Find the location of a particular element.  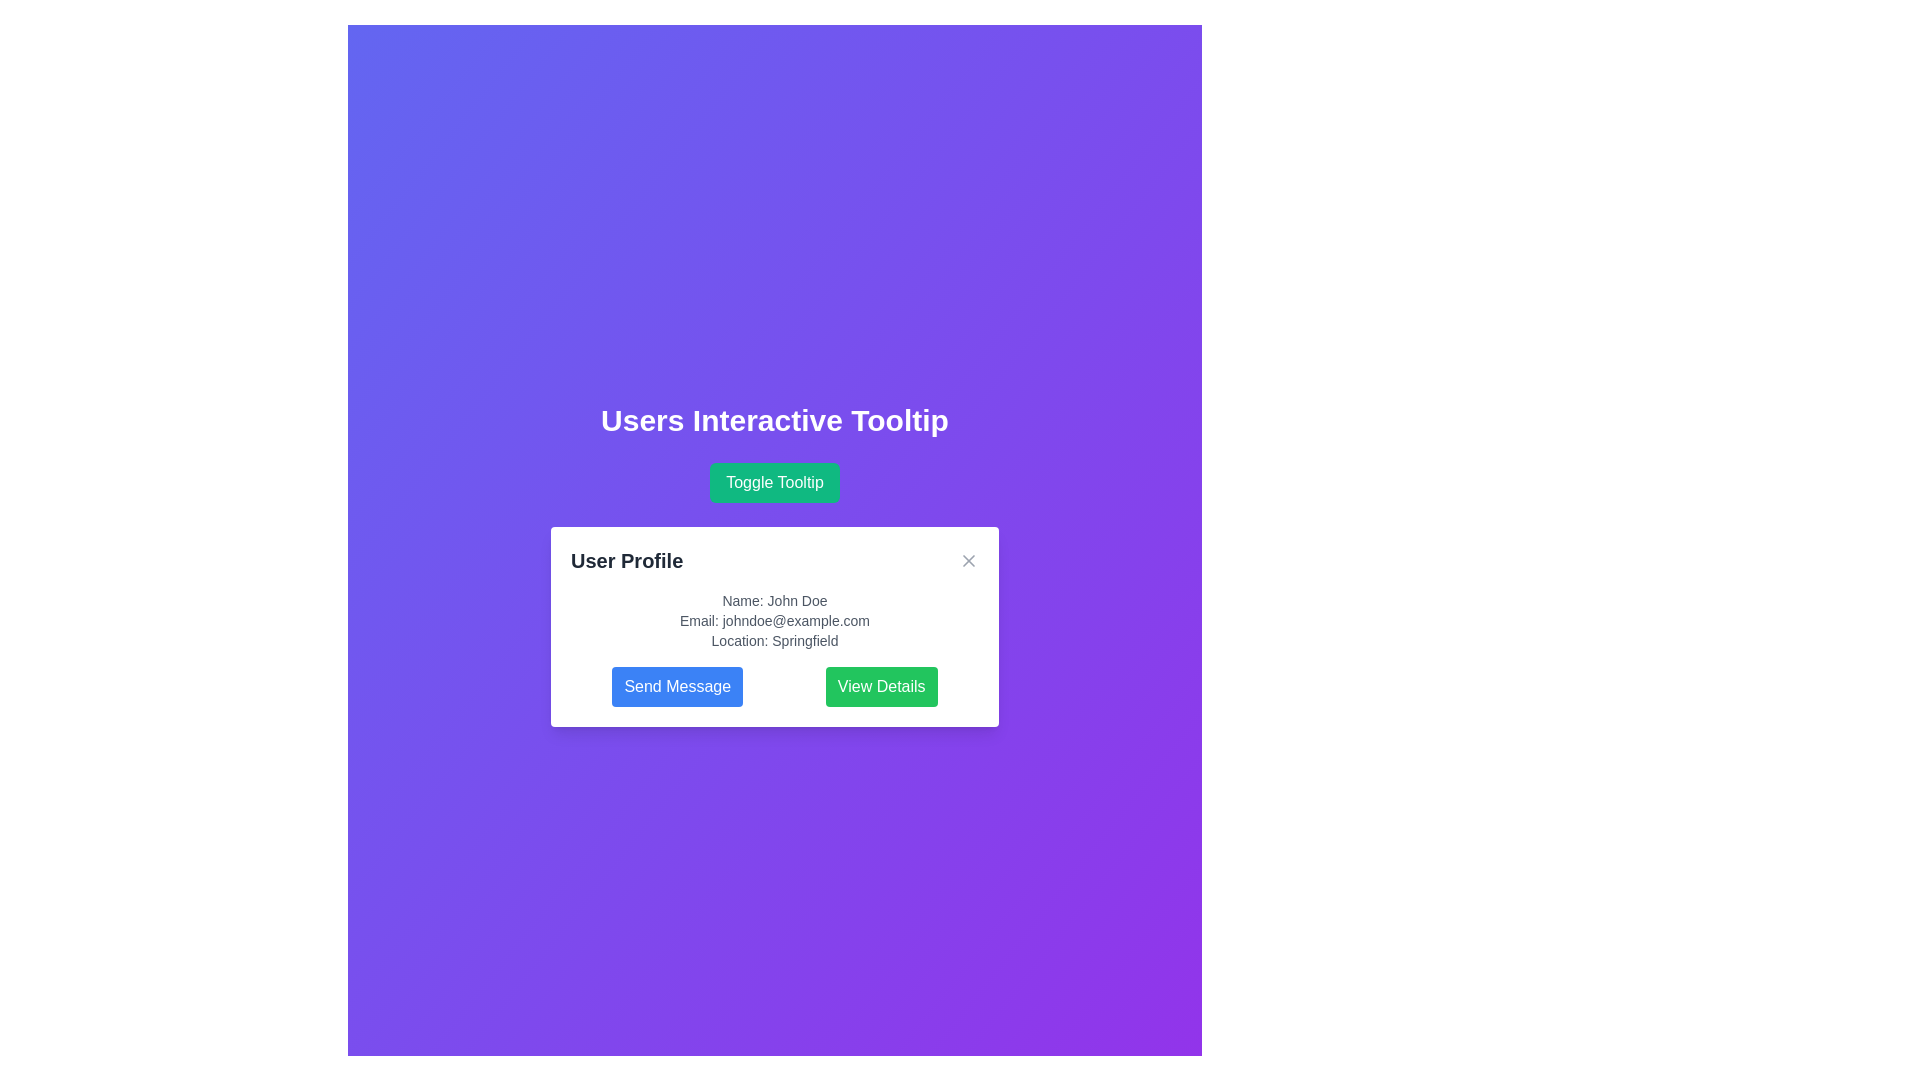

the text label that reads 'Name: John Doe', which is the first line in the user profile section above the email details is located at coordinates (773, 600).